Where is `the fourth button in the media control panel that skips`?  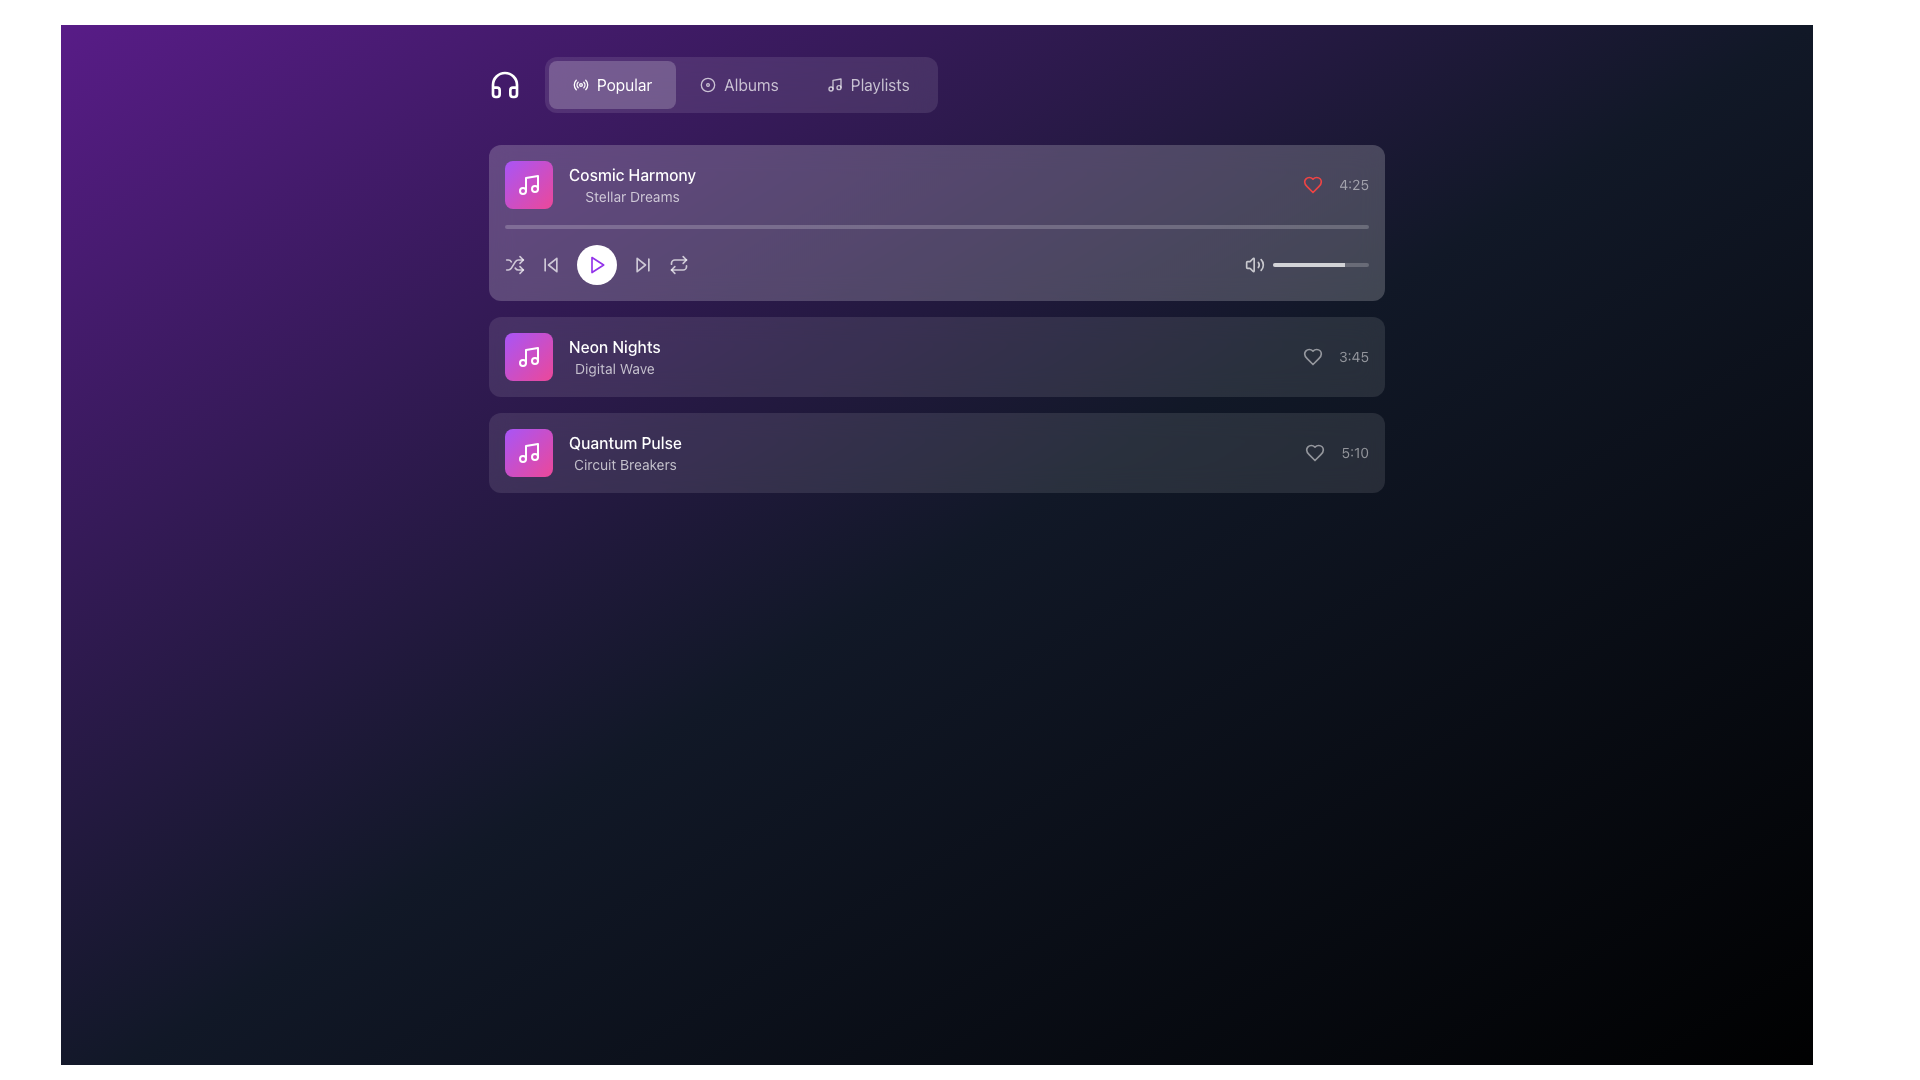
the fourth button in the media control panel that skips is located at coordinates (643, 264).